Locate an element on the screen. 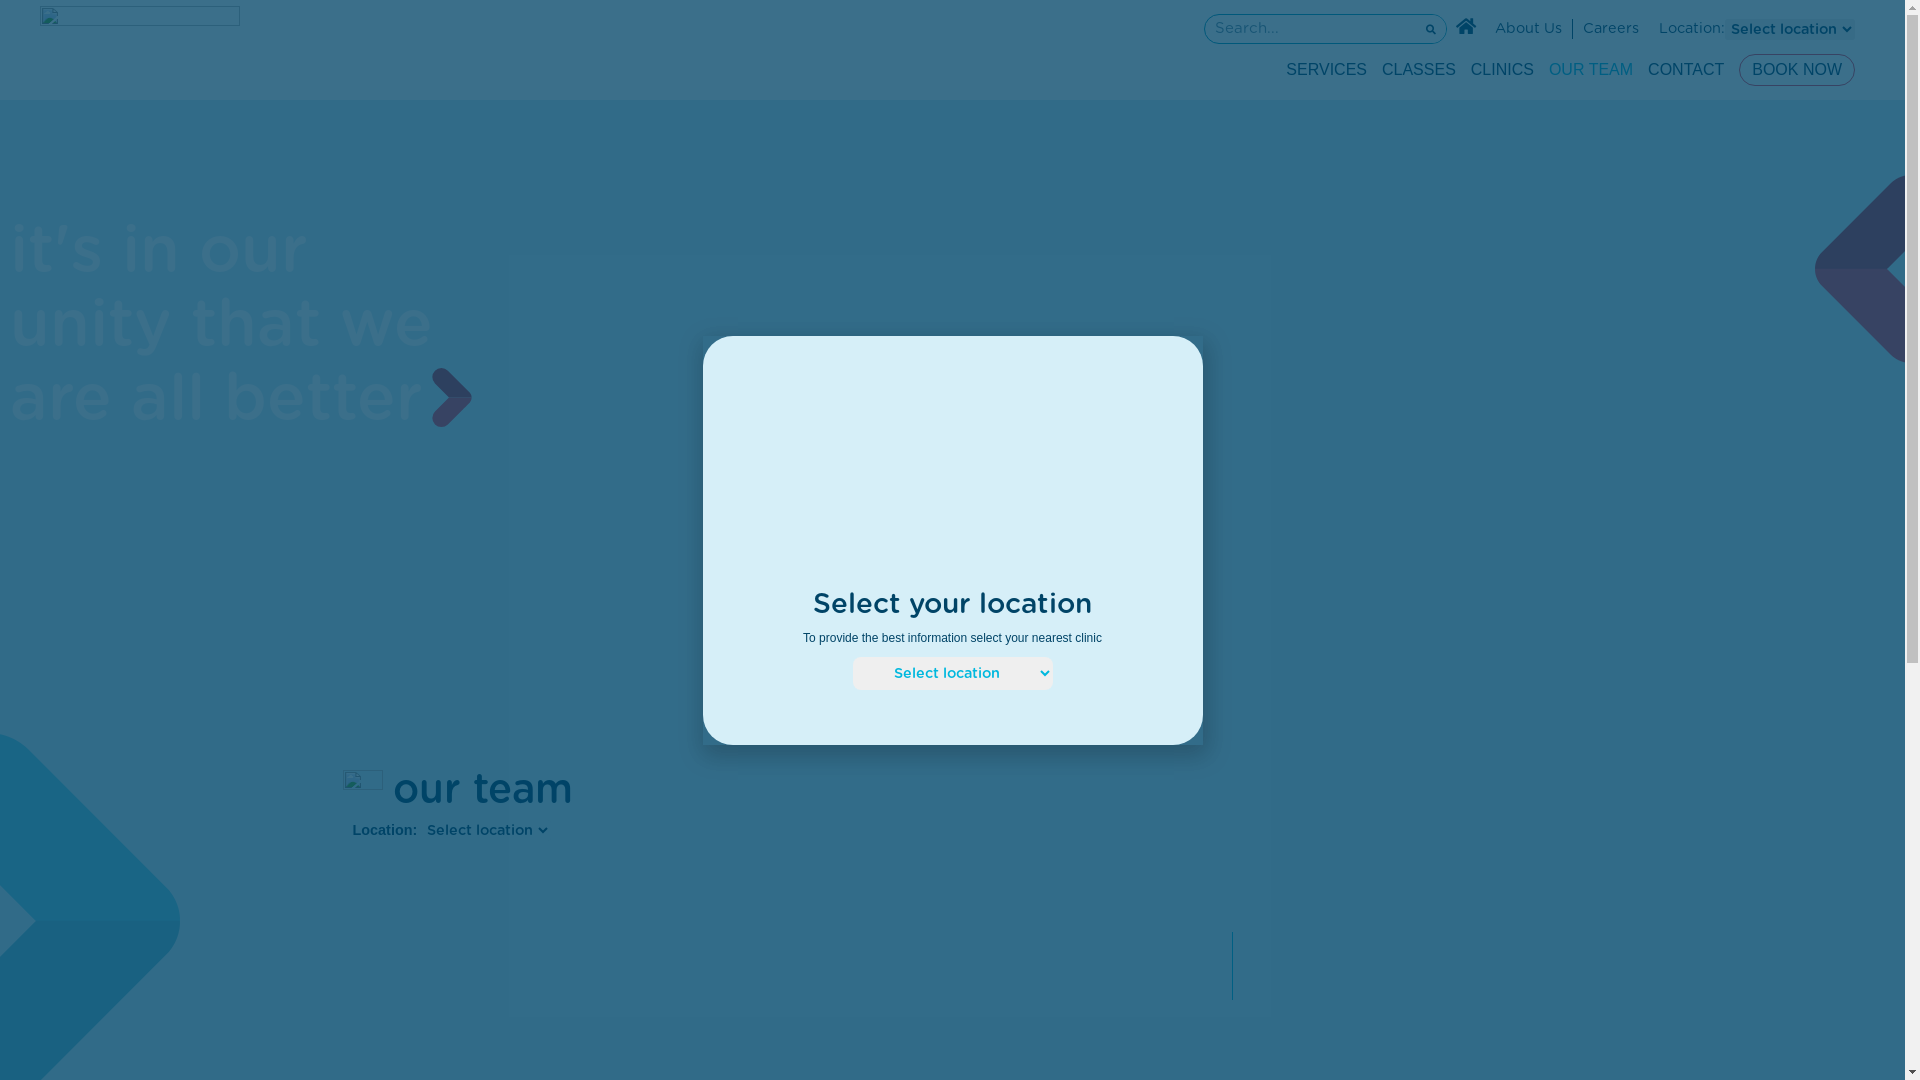  'SERVICES' is located at coordinates (1326, 68).